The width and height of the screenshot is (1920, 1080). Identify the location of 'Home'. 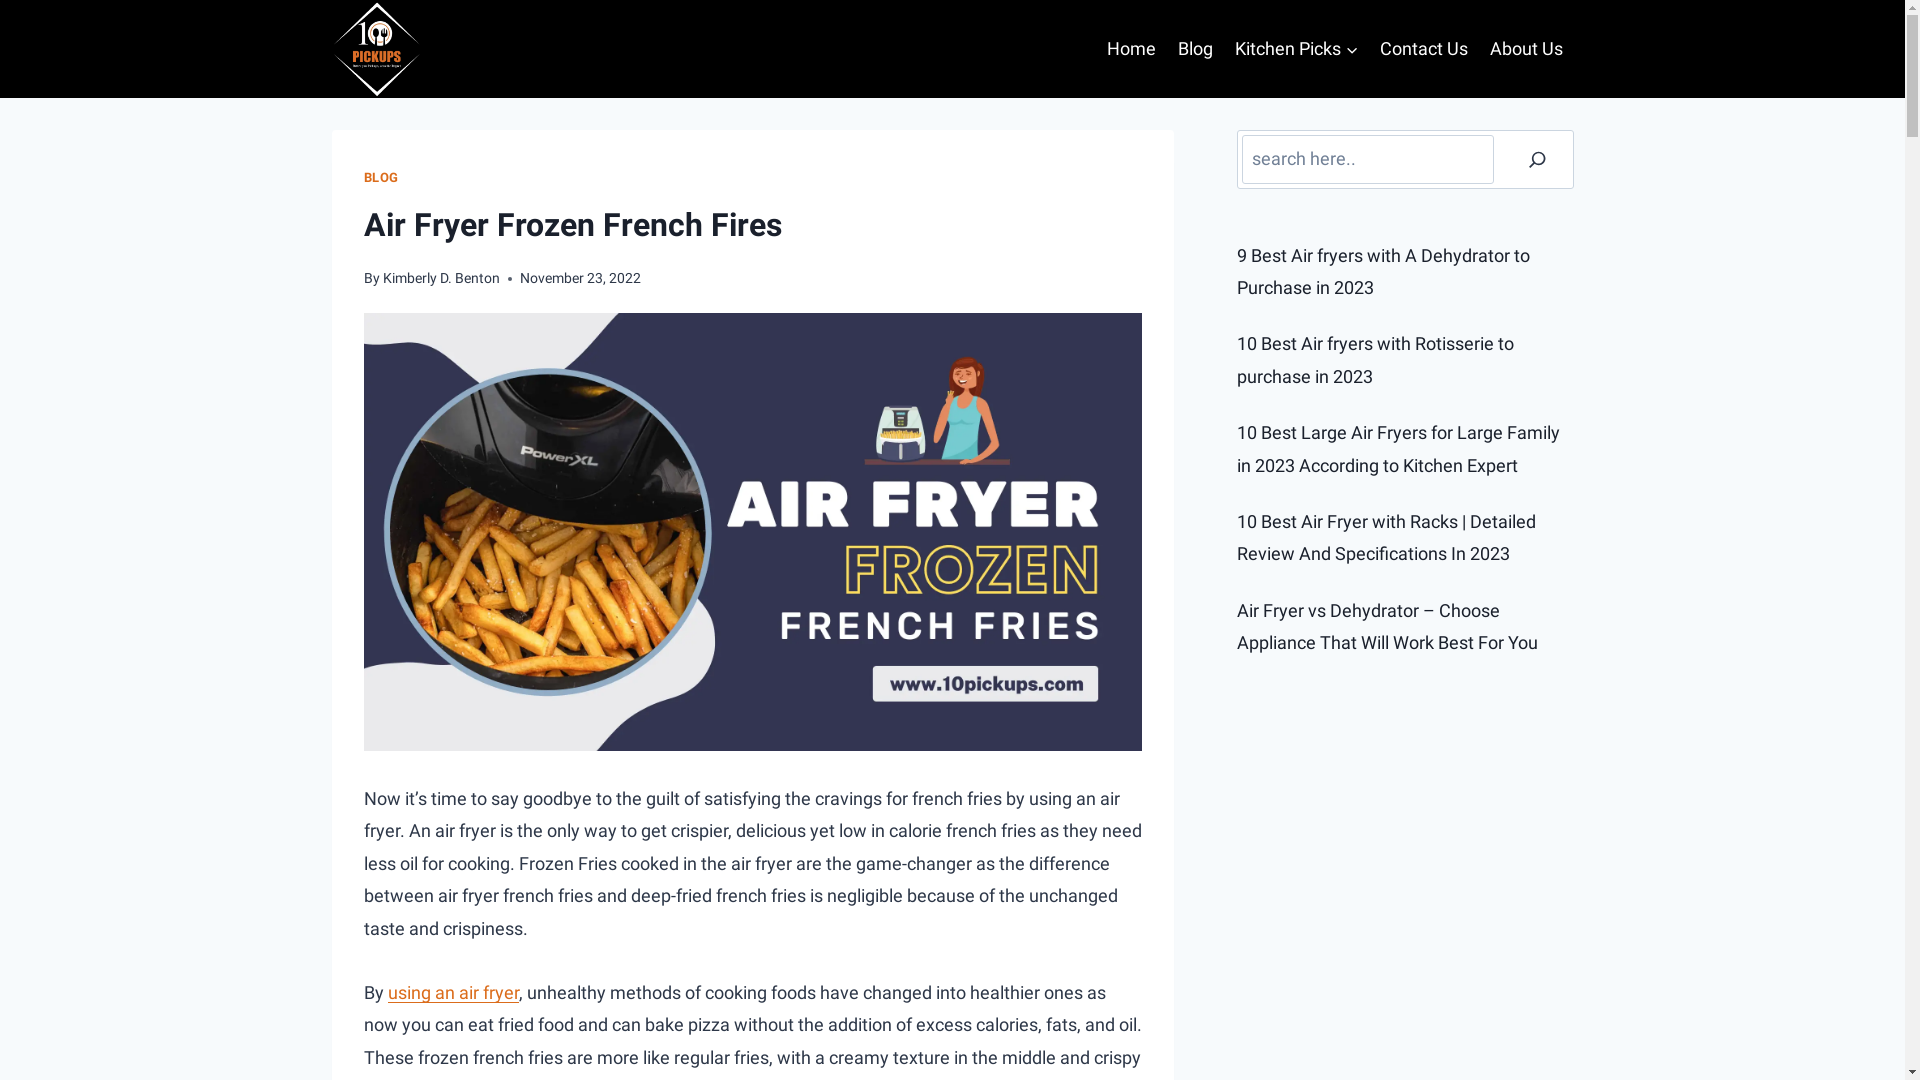
(1132, 48).